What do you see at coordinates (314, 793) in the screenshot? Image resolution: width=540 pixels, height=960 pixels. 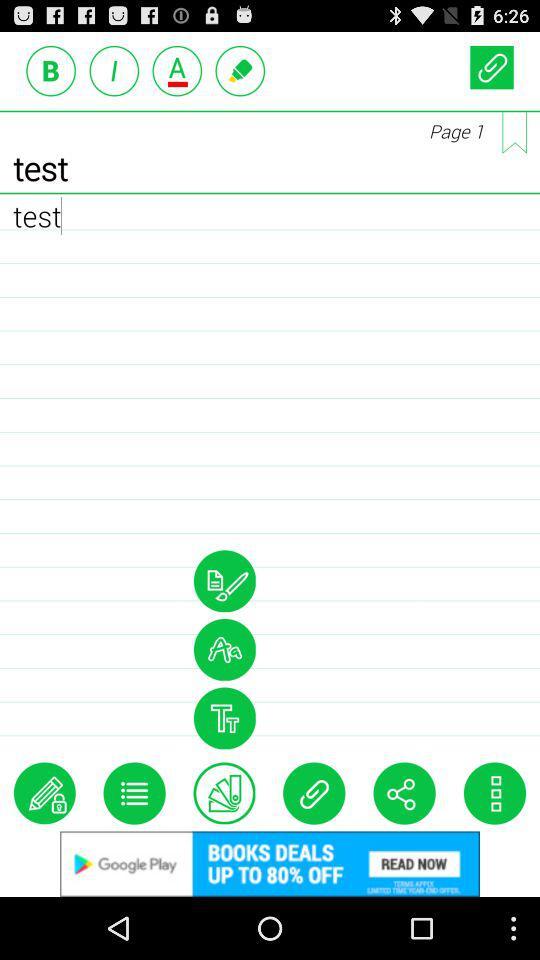 I see `attach file option` at bounding box center [314, 793].